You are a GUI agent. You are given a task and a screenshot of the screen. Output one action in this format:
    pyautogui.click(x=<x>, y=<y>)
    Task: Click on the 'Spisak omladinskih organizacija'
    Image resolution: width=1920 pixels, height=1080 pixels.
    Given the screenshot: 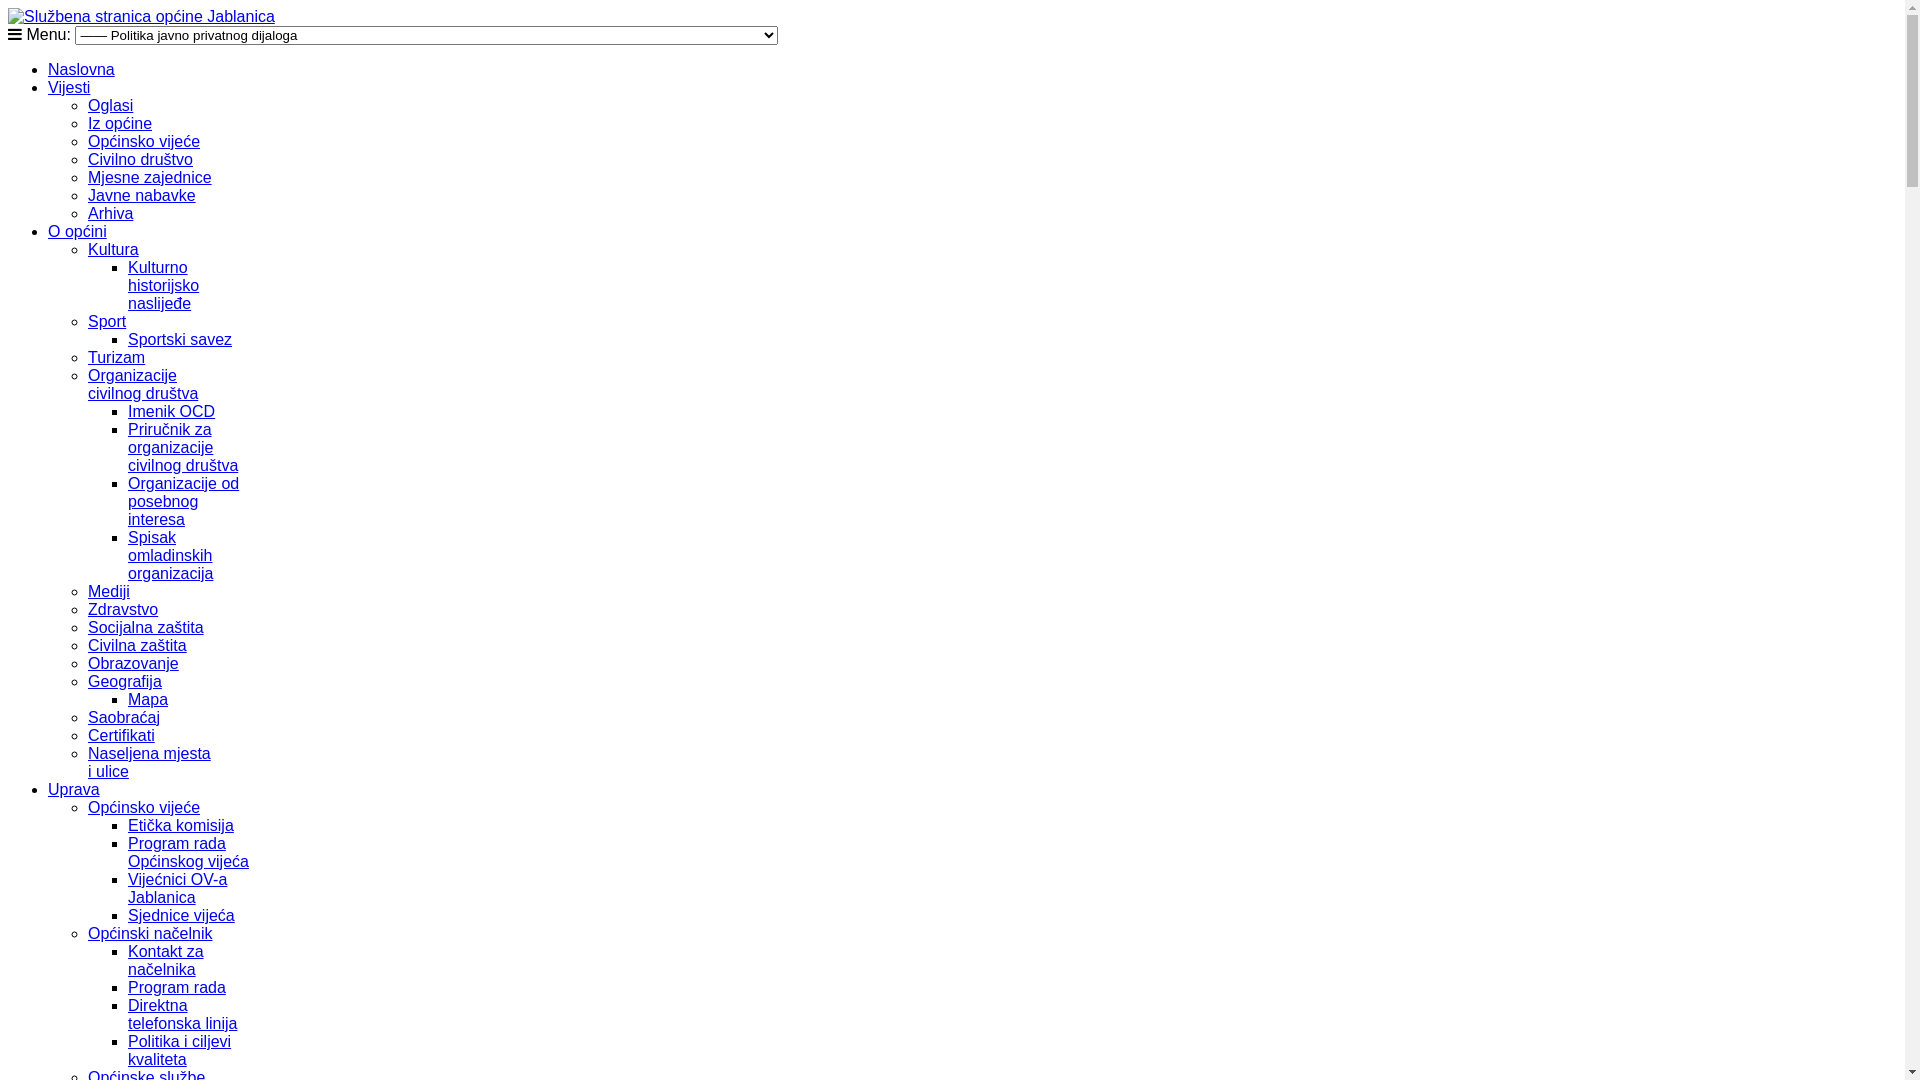 What is the action you would take?
    pyautogui.click(x=170, y=555)
    